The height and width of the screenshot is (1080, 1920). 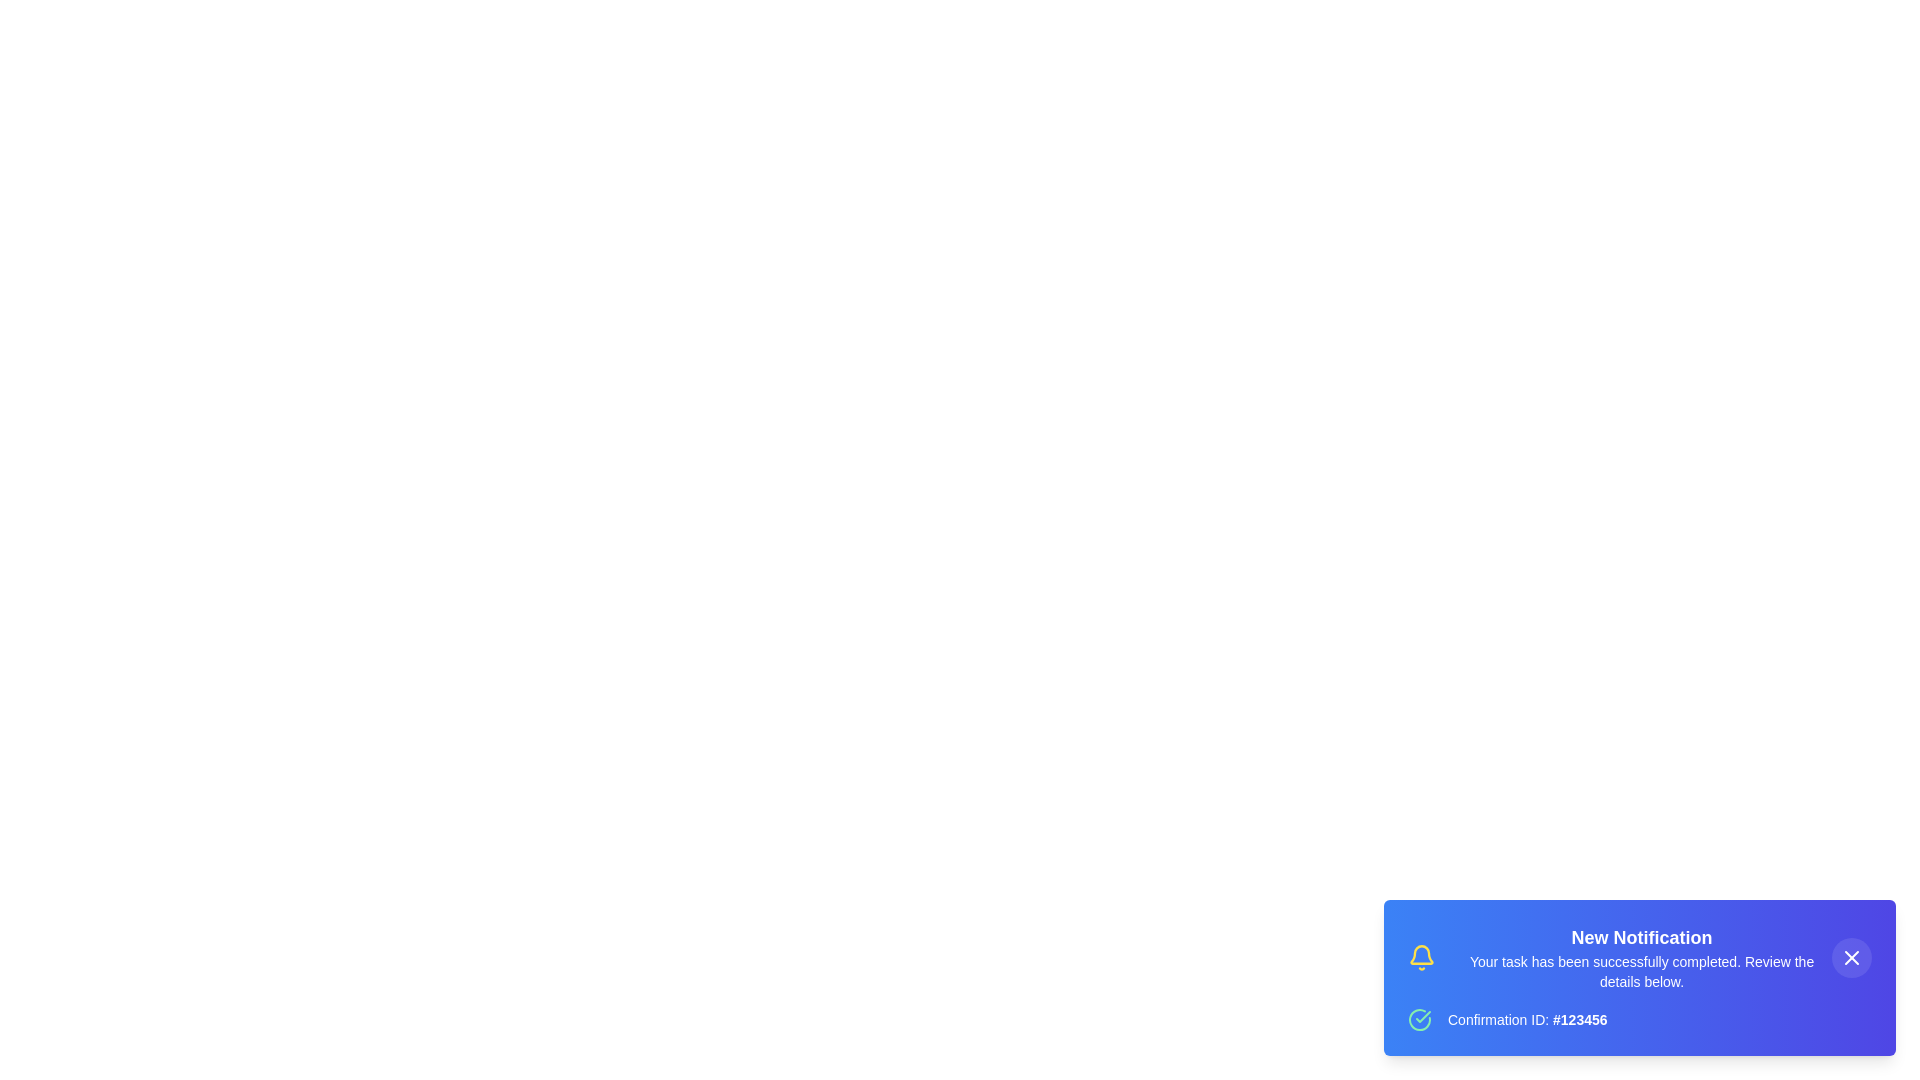 I want to click on heading text of the notification, which indicates the type or key message of the alert located at the top of the notification card, so click(x=1641, y=937).